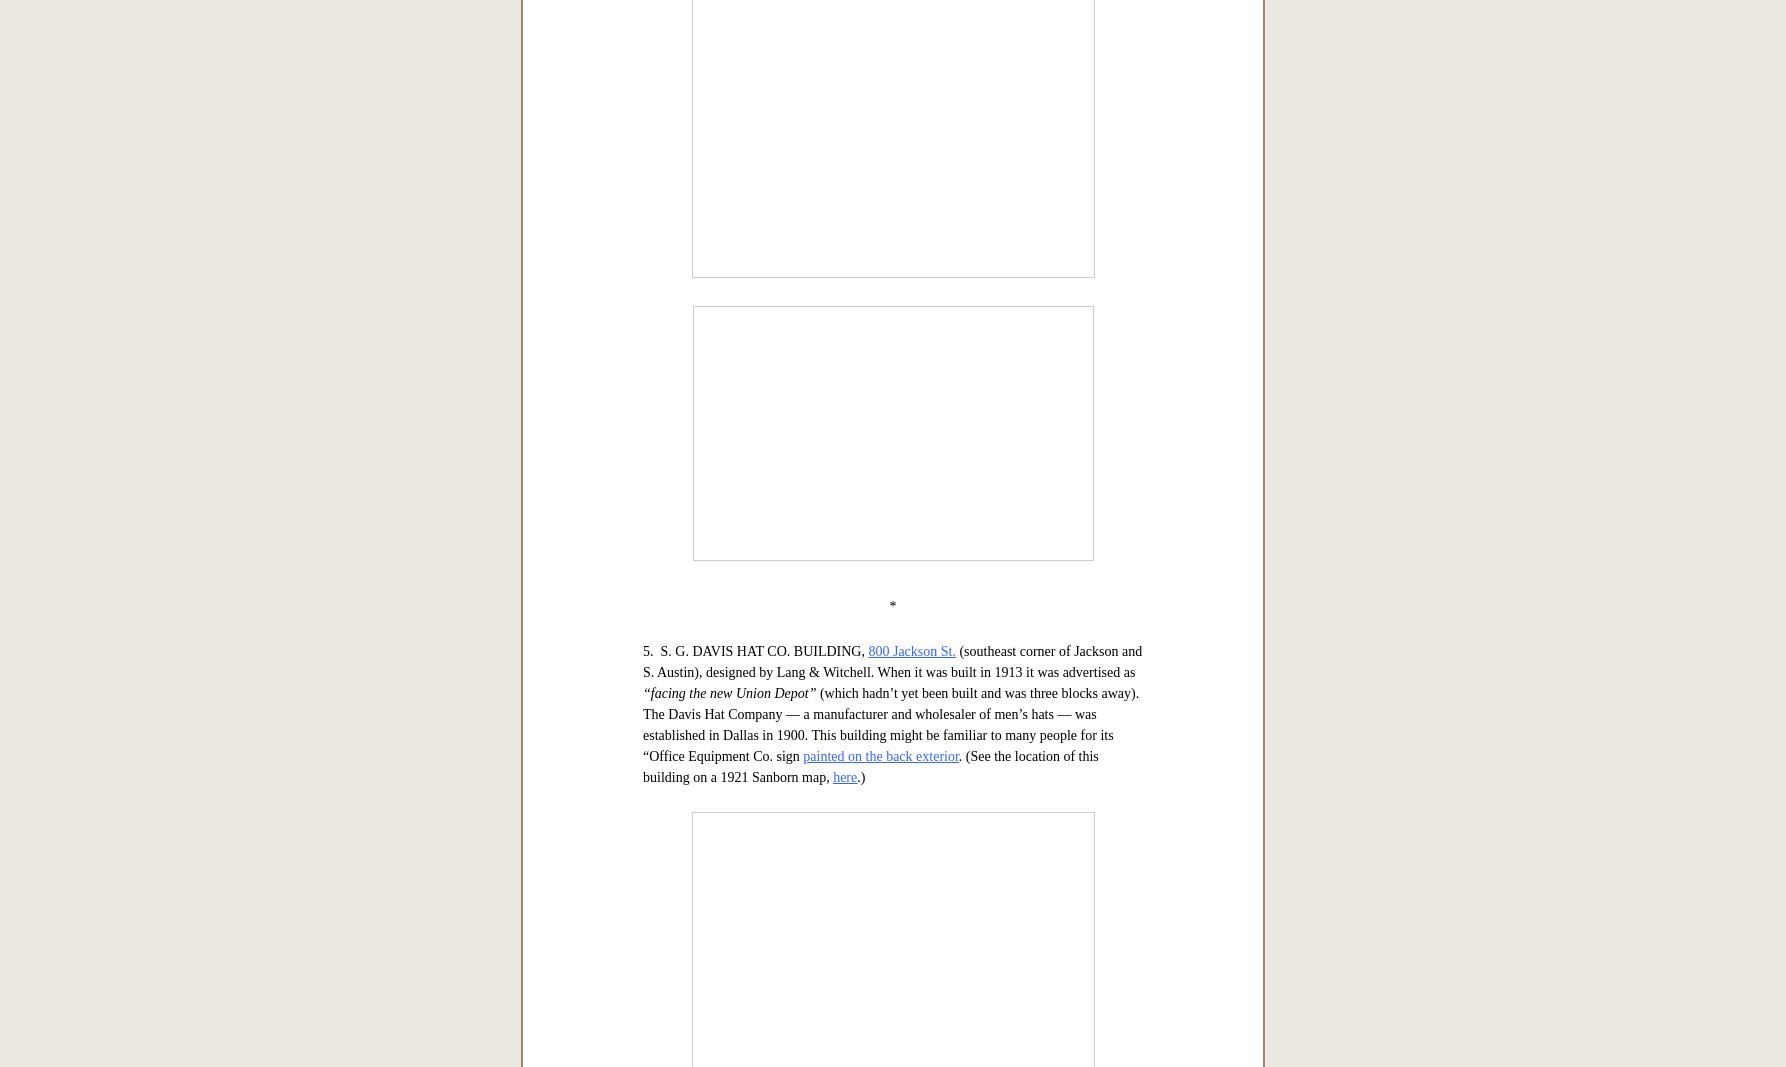 The height and width of the screenshot is (1067, 1786). I want to click on '“the greatest and largest interior cotton market in the world, handling cotton worth $100,000,000 per year”', so click(875, 364).